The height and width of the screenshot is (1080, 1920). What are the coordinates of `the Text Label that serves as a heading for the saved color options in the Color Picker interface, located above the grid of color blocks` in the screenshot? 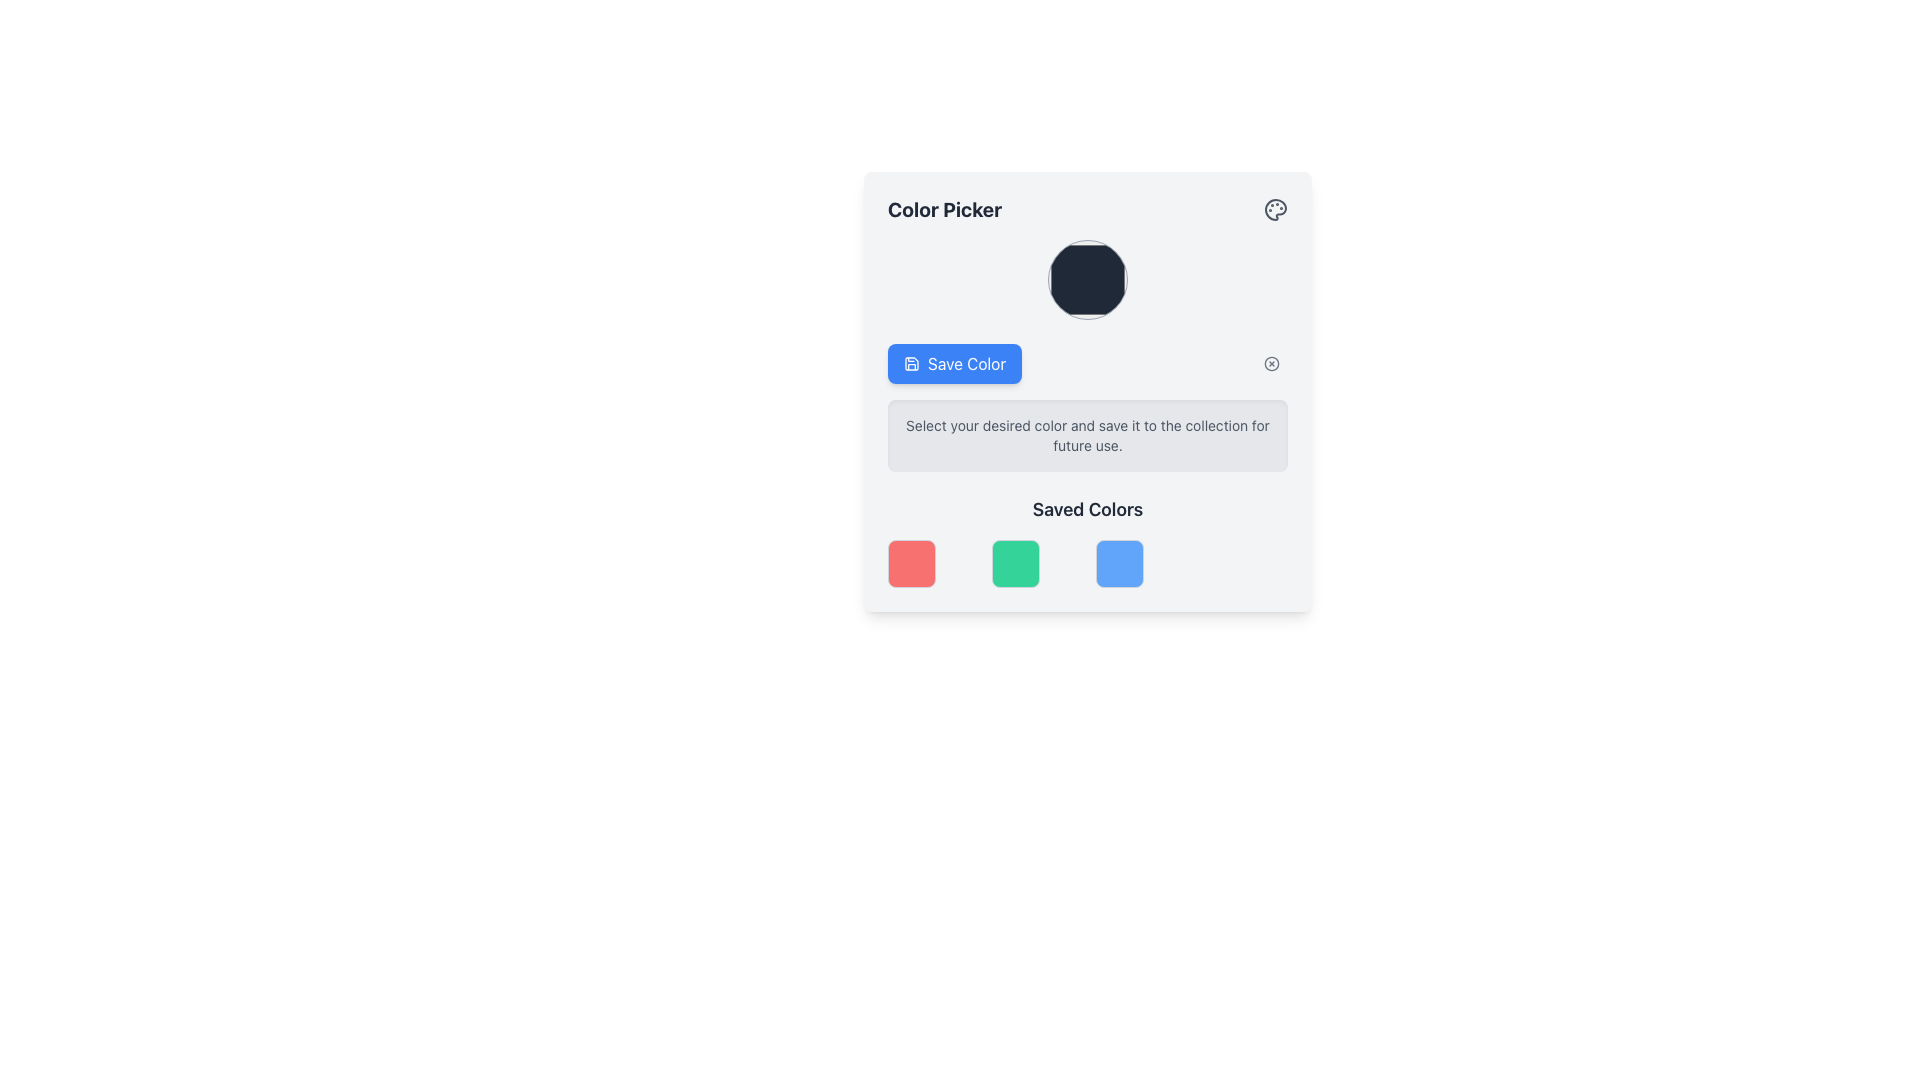 It's located at (1087, 508).